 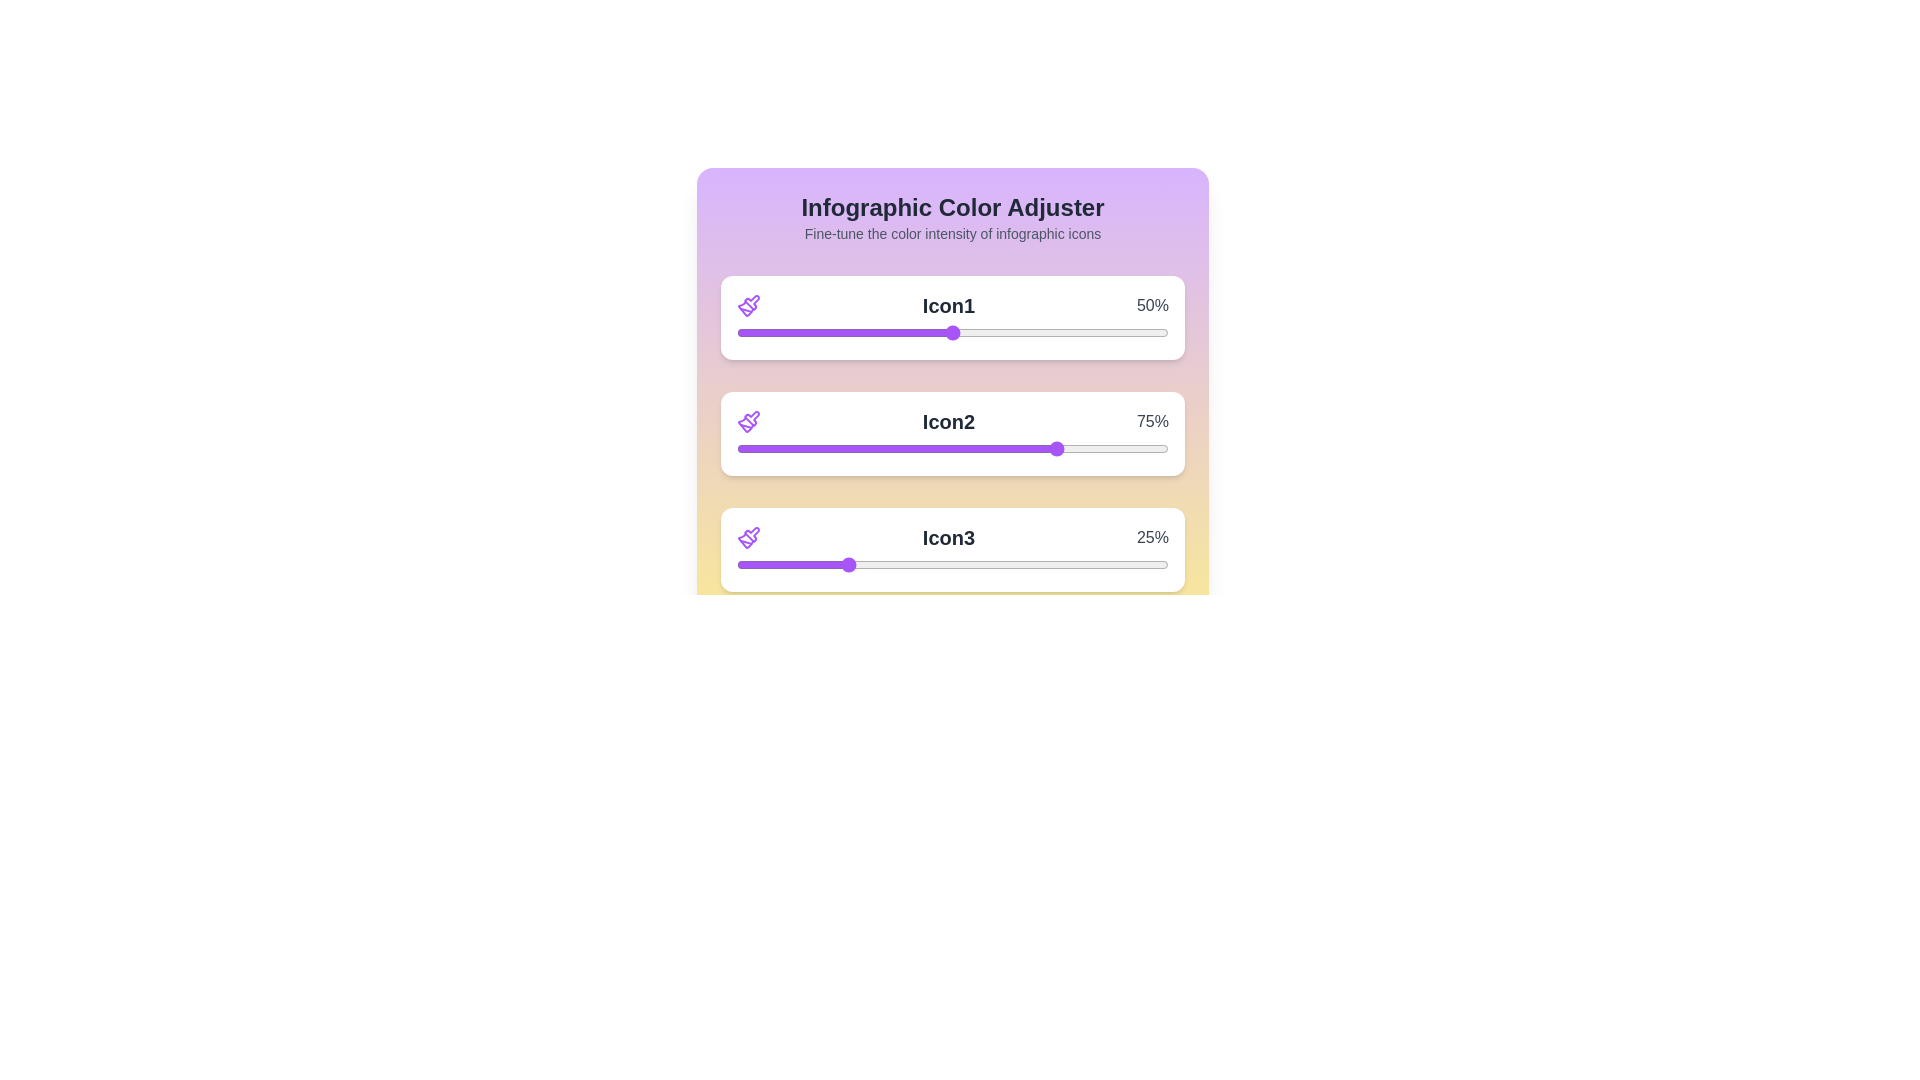 What do you see at coordinates (948, 305) in the screenshot?
I see `the label of Icon1 to focus on its description` at bounding box center [948, 305].